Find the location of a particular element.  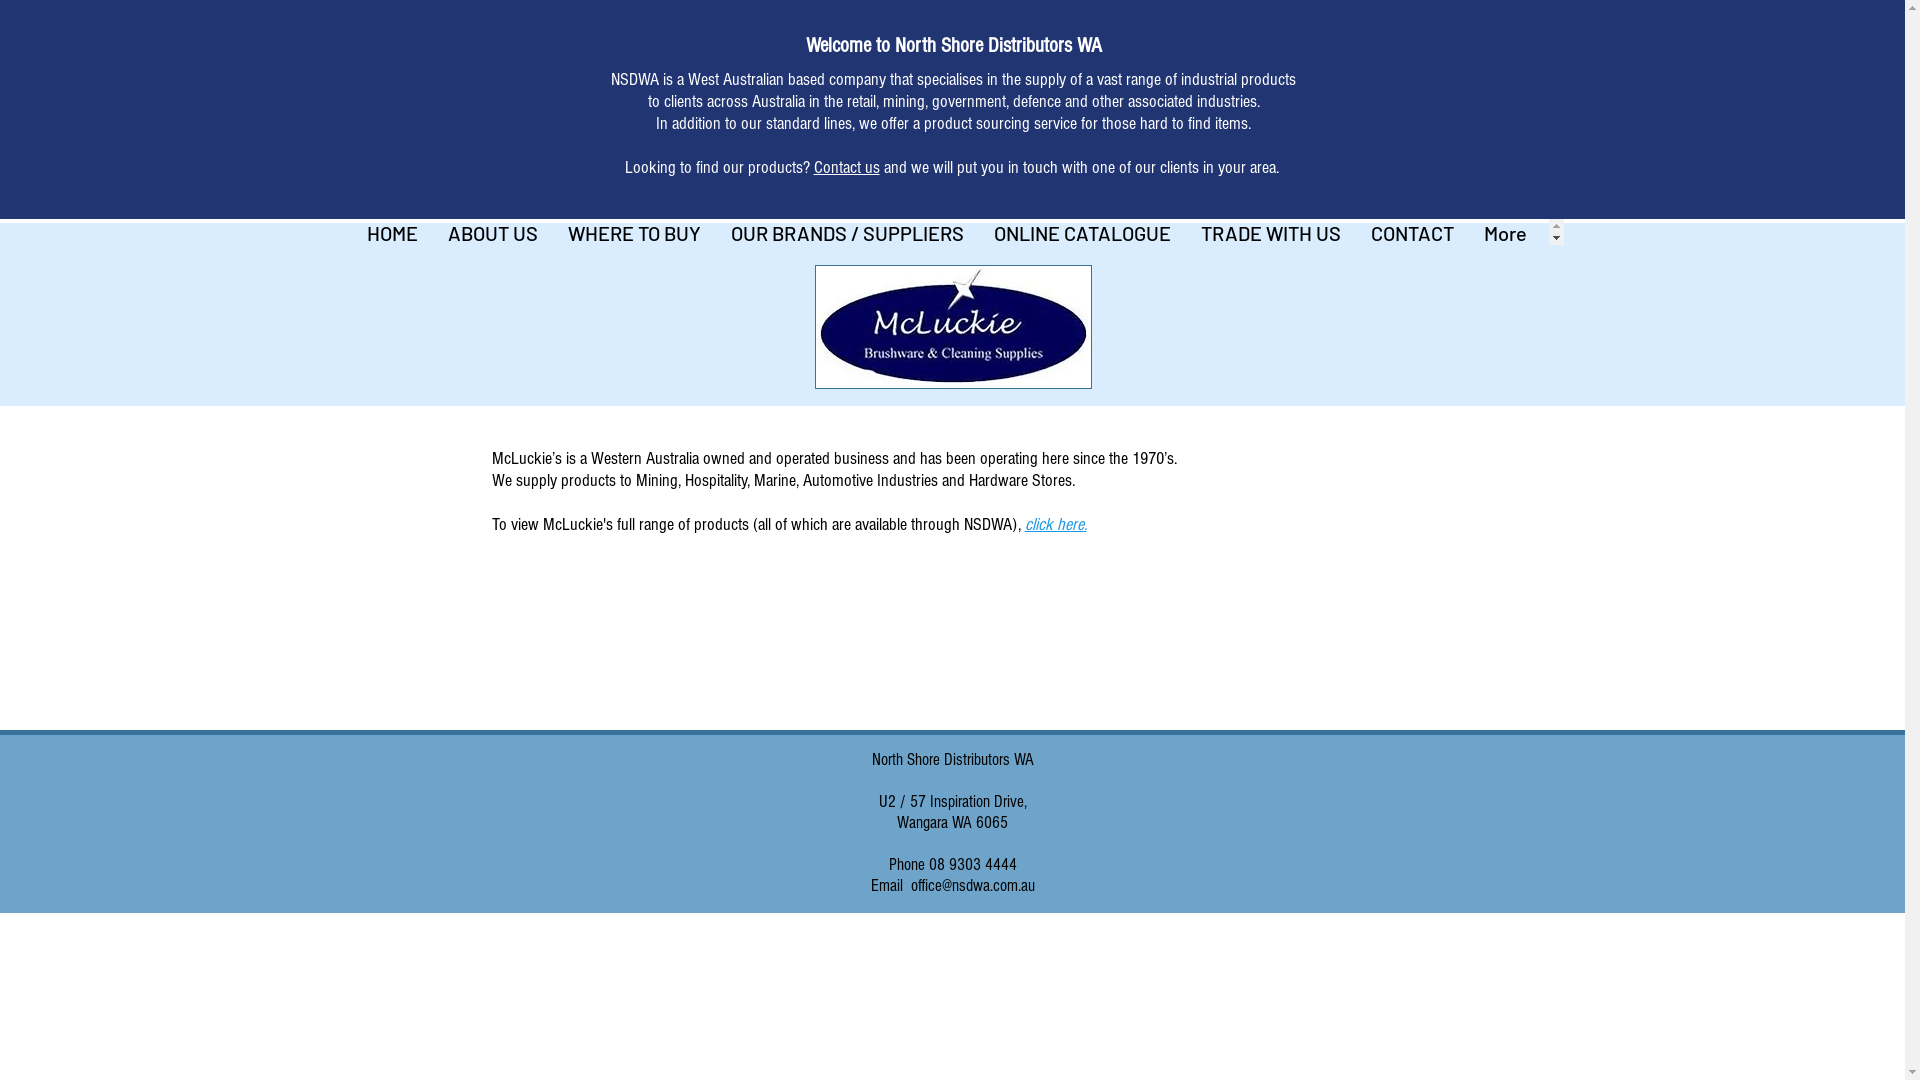

'Contact us' is located at coordinates (846, 166).